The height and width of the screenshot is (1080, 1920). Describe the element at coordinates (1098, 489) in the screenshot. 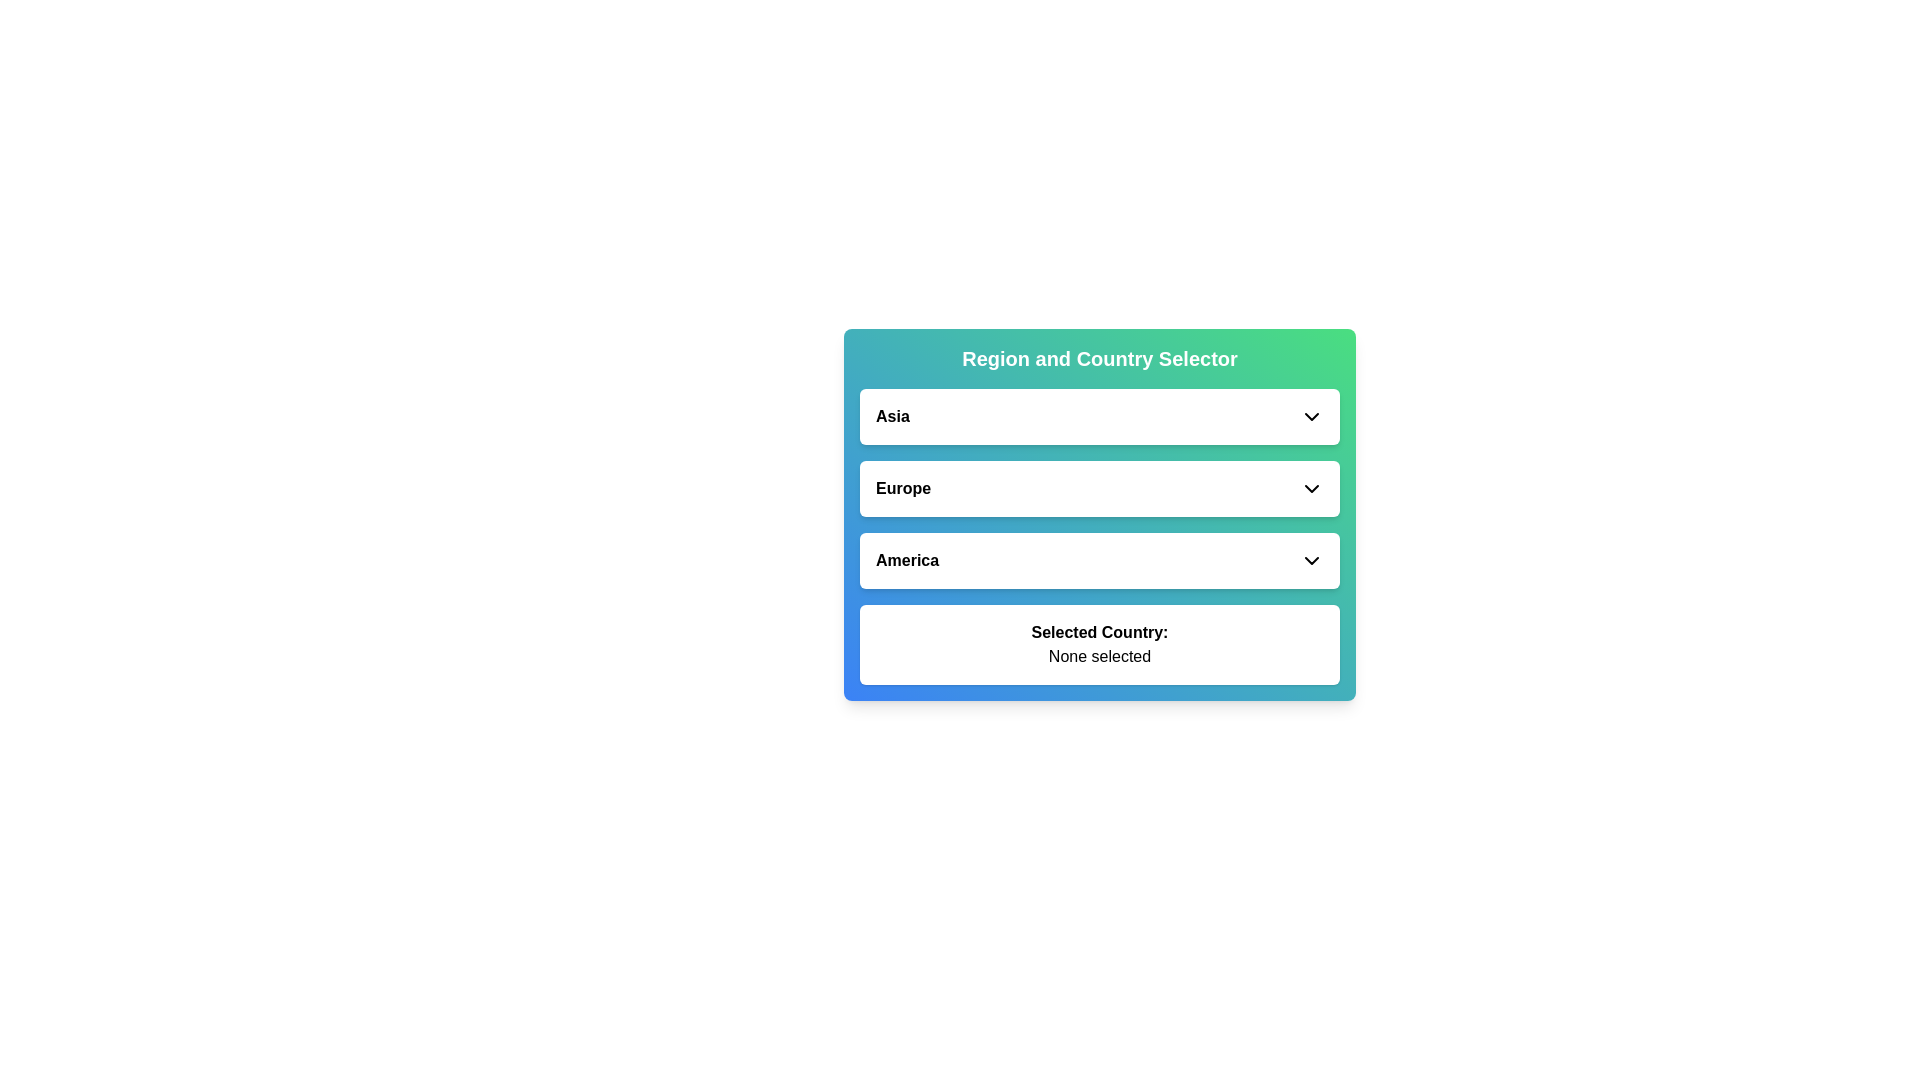

I see `the button for selecting options related to the 'Europe' region` at that location.